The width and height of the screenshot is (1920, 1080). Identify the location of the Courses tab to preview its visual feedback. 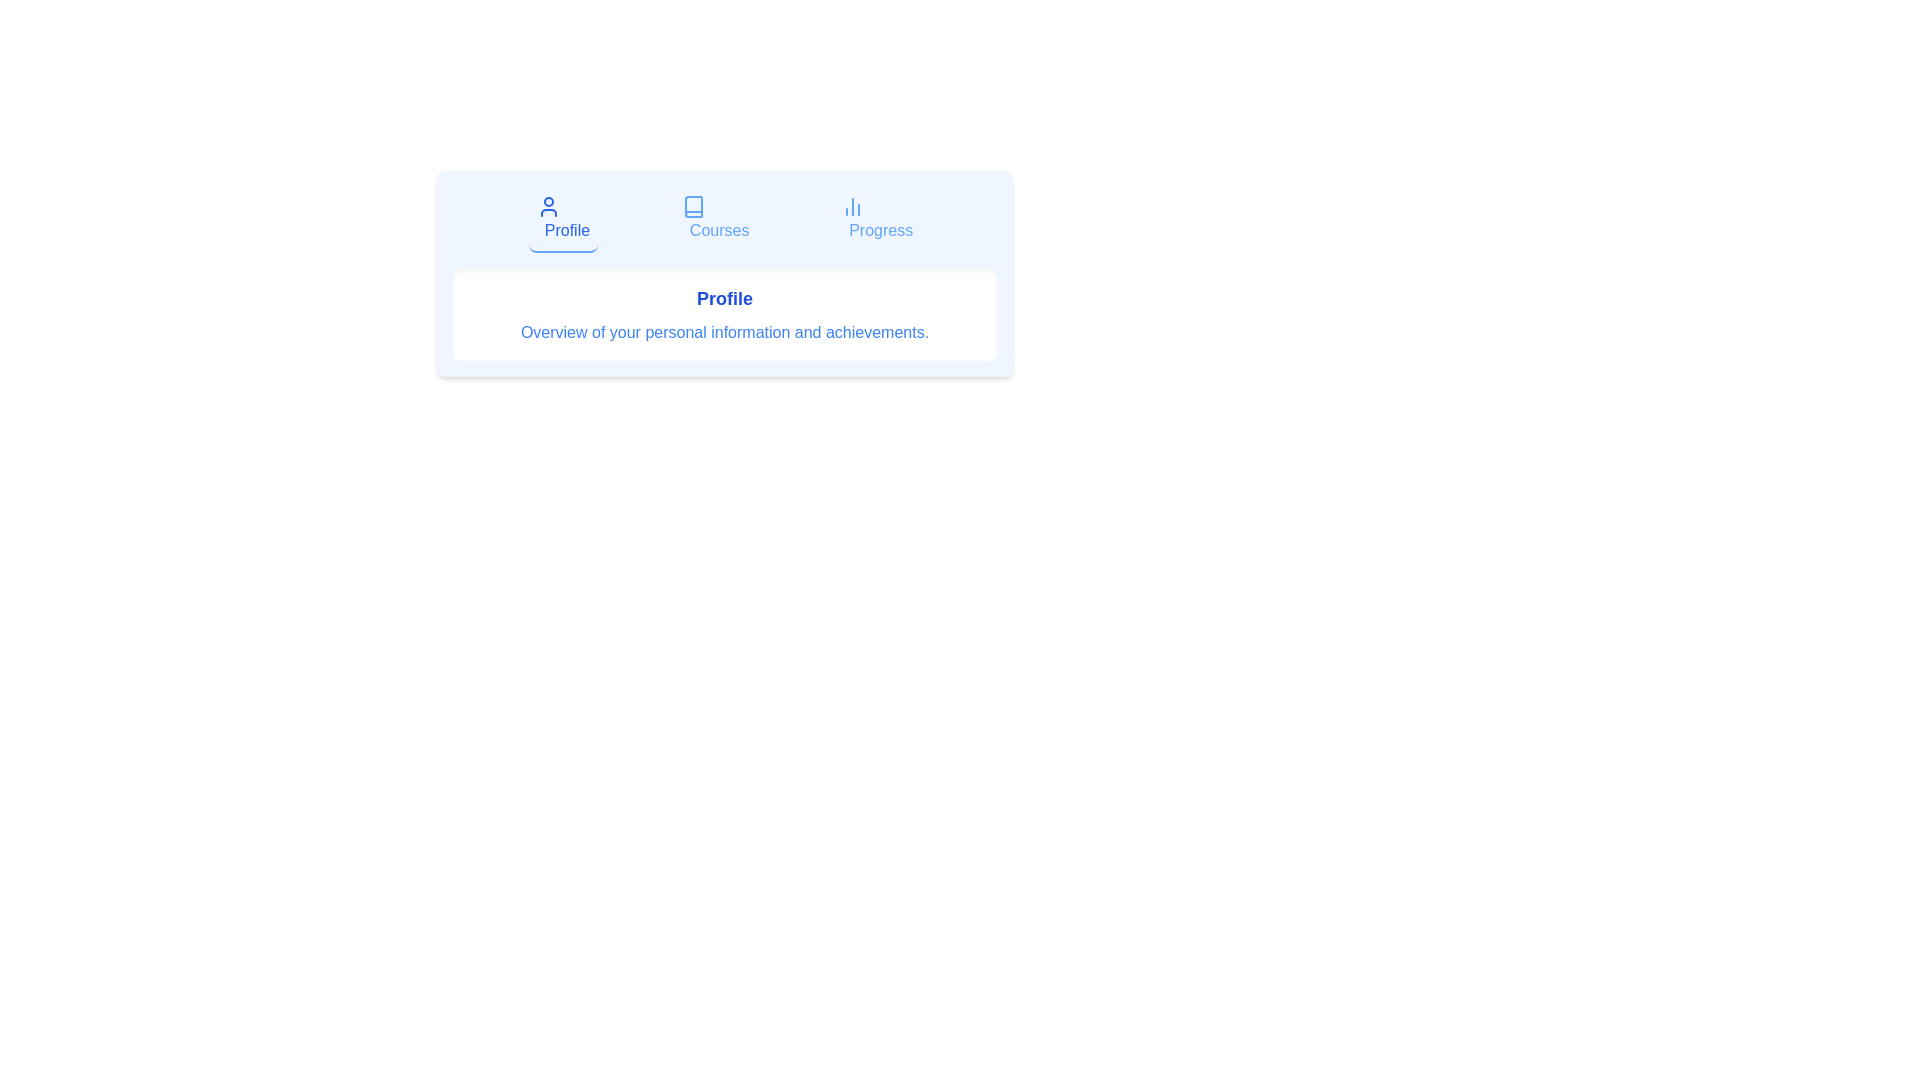
(715, 219).